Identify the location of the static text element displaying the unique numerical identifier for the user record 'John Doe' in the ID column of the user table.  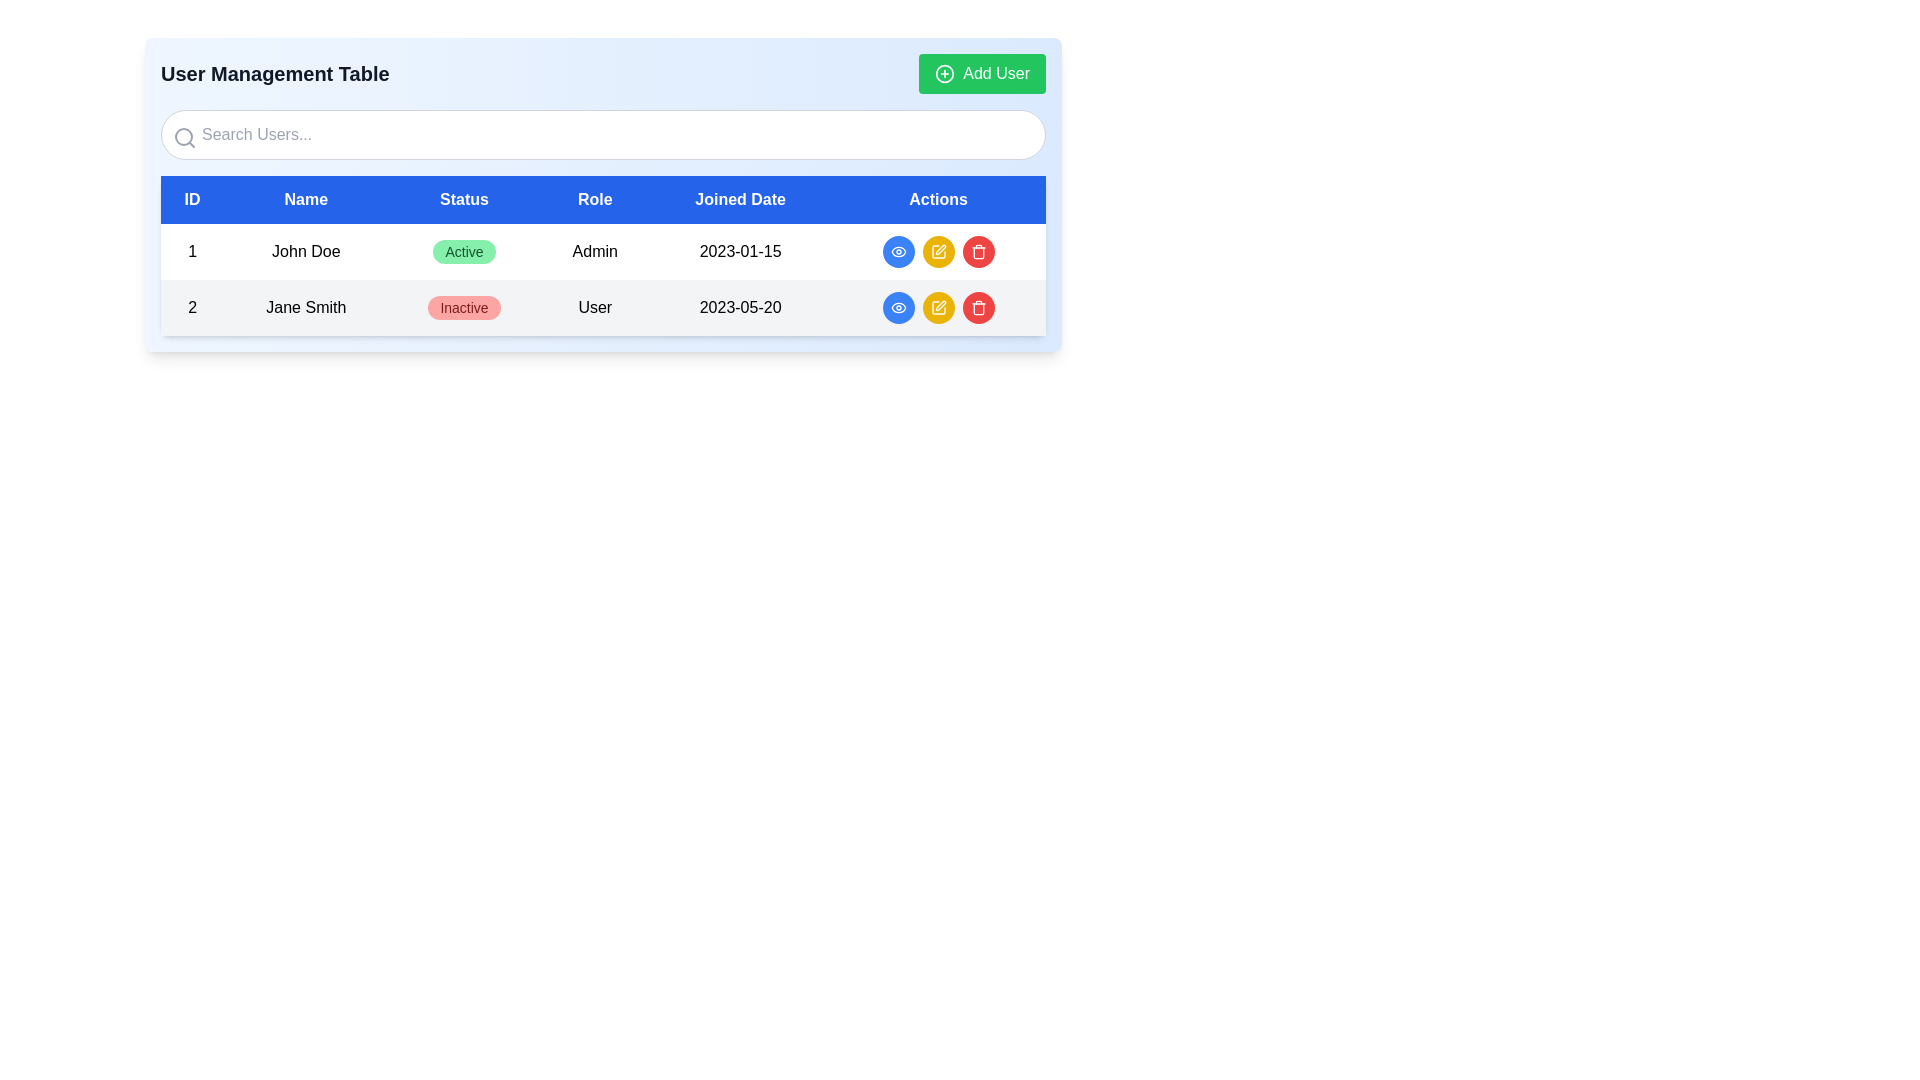
(192, 250).